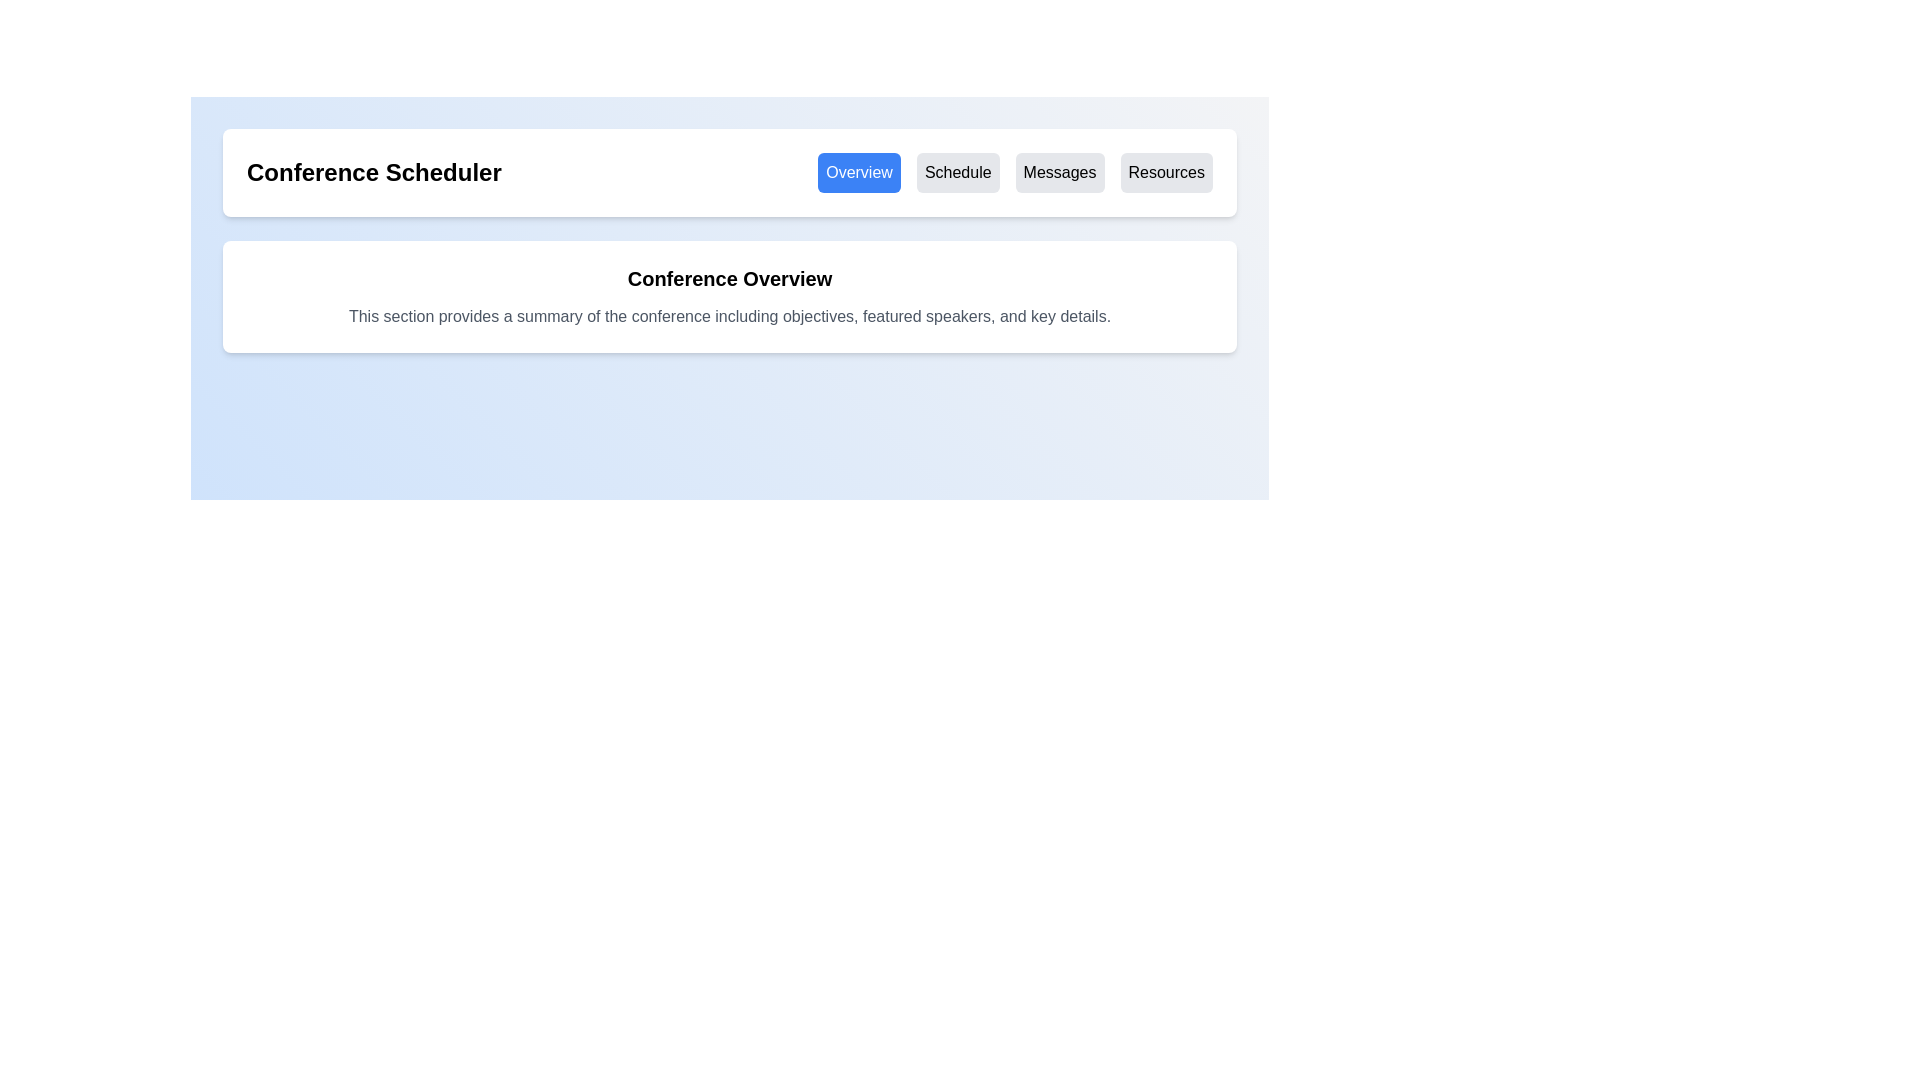 The height and width of the screenshot is (1080, 1920). Describe the element at coordinates (1015, 172) in the screenshot. I see `the third button under the 'Conference Scheduler' header` at that location.